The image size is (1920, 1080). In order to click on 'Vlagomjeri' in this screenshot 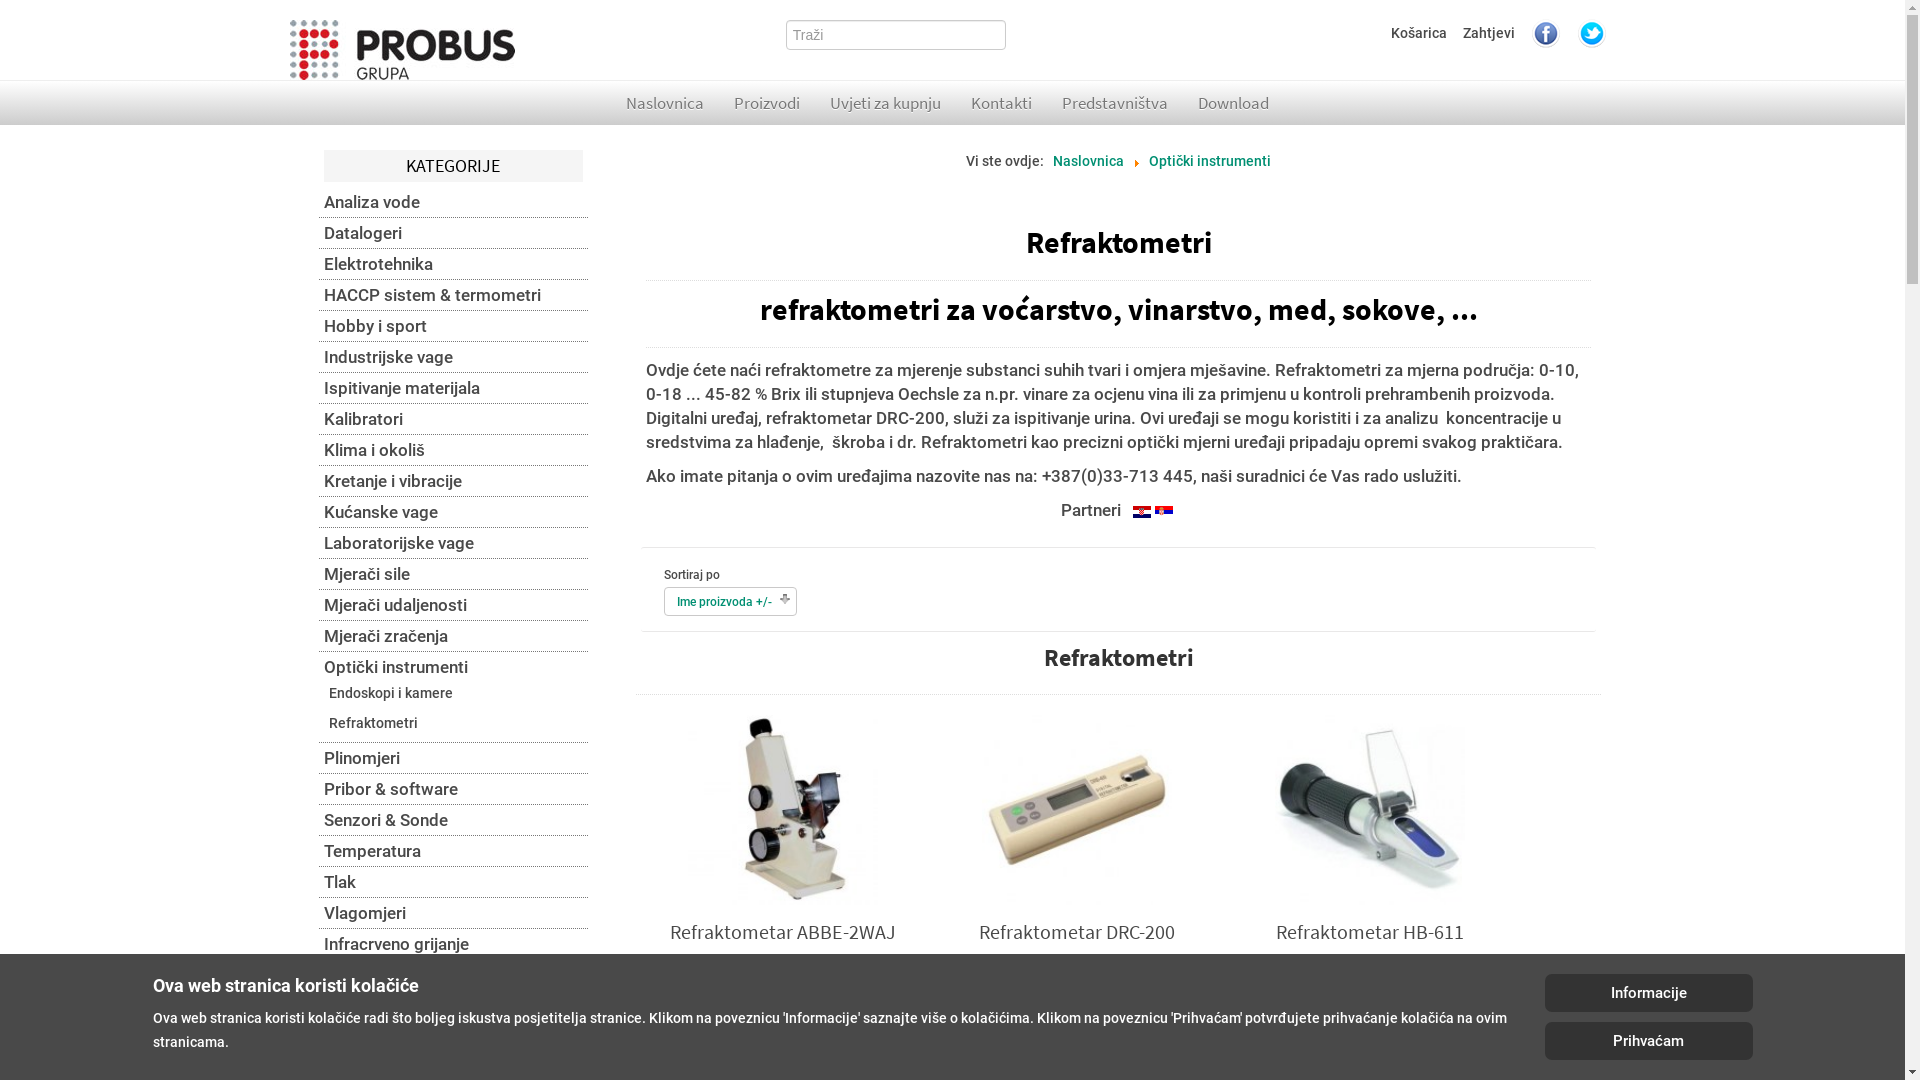, I will do `click(452, 913)`.